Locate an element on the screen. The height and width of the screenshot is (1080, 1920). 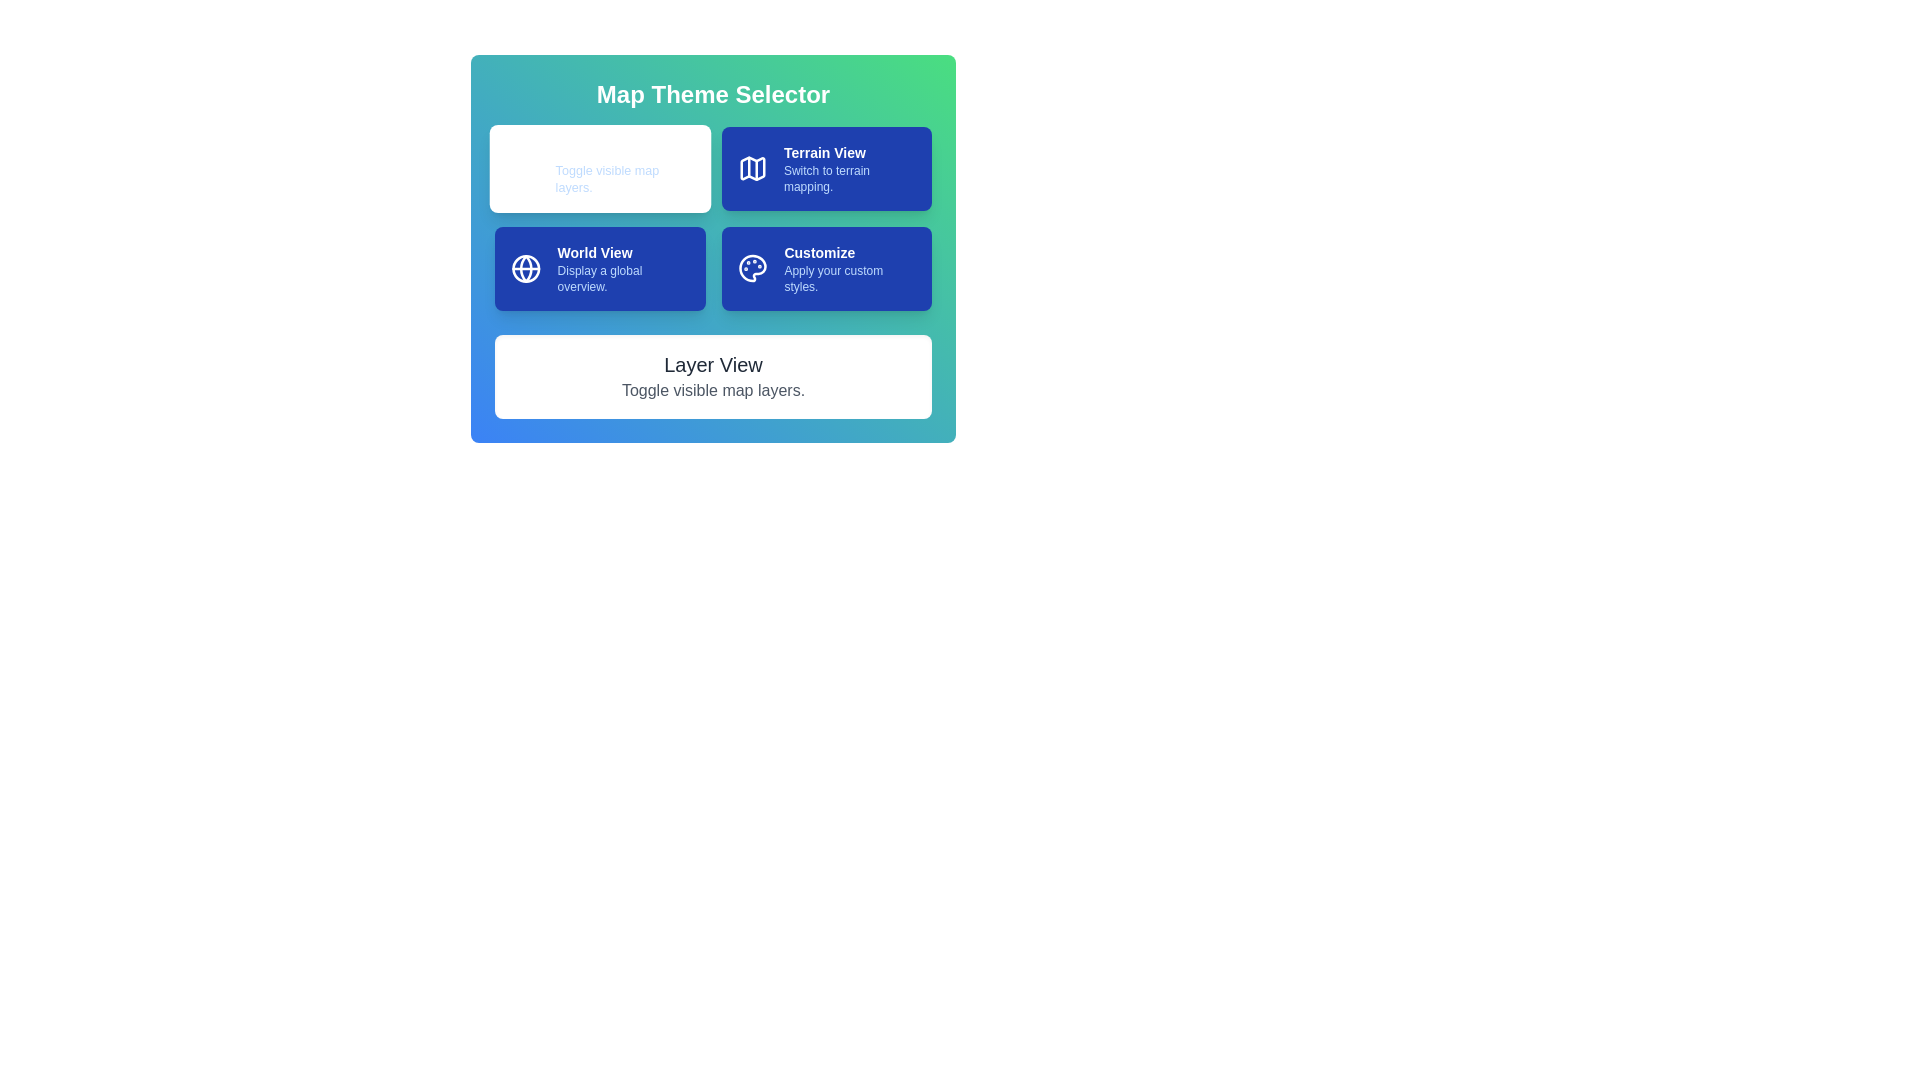
the 'Layer View' text label, which is styled in large, bold, dark gray font and positioned within the white rounded rectangle card in the 'Map Theme Selector' interface is located at coordinates (713, 365).